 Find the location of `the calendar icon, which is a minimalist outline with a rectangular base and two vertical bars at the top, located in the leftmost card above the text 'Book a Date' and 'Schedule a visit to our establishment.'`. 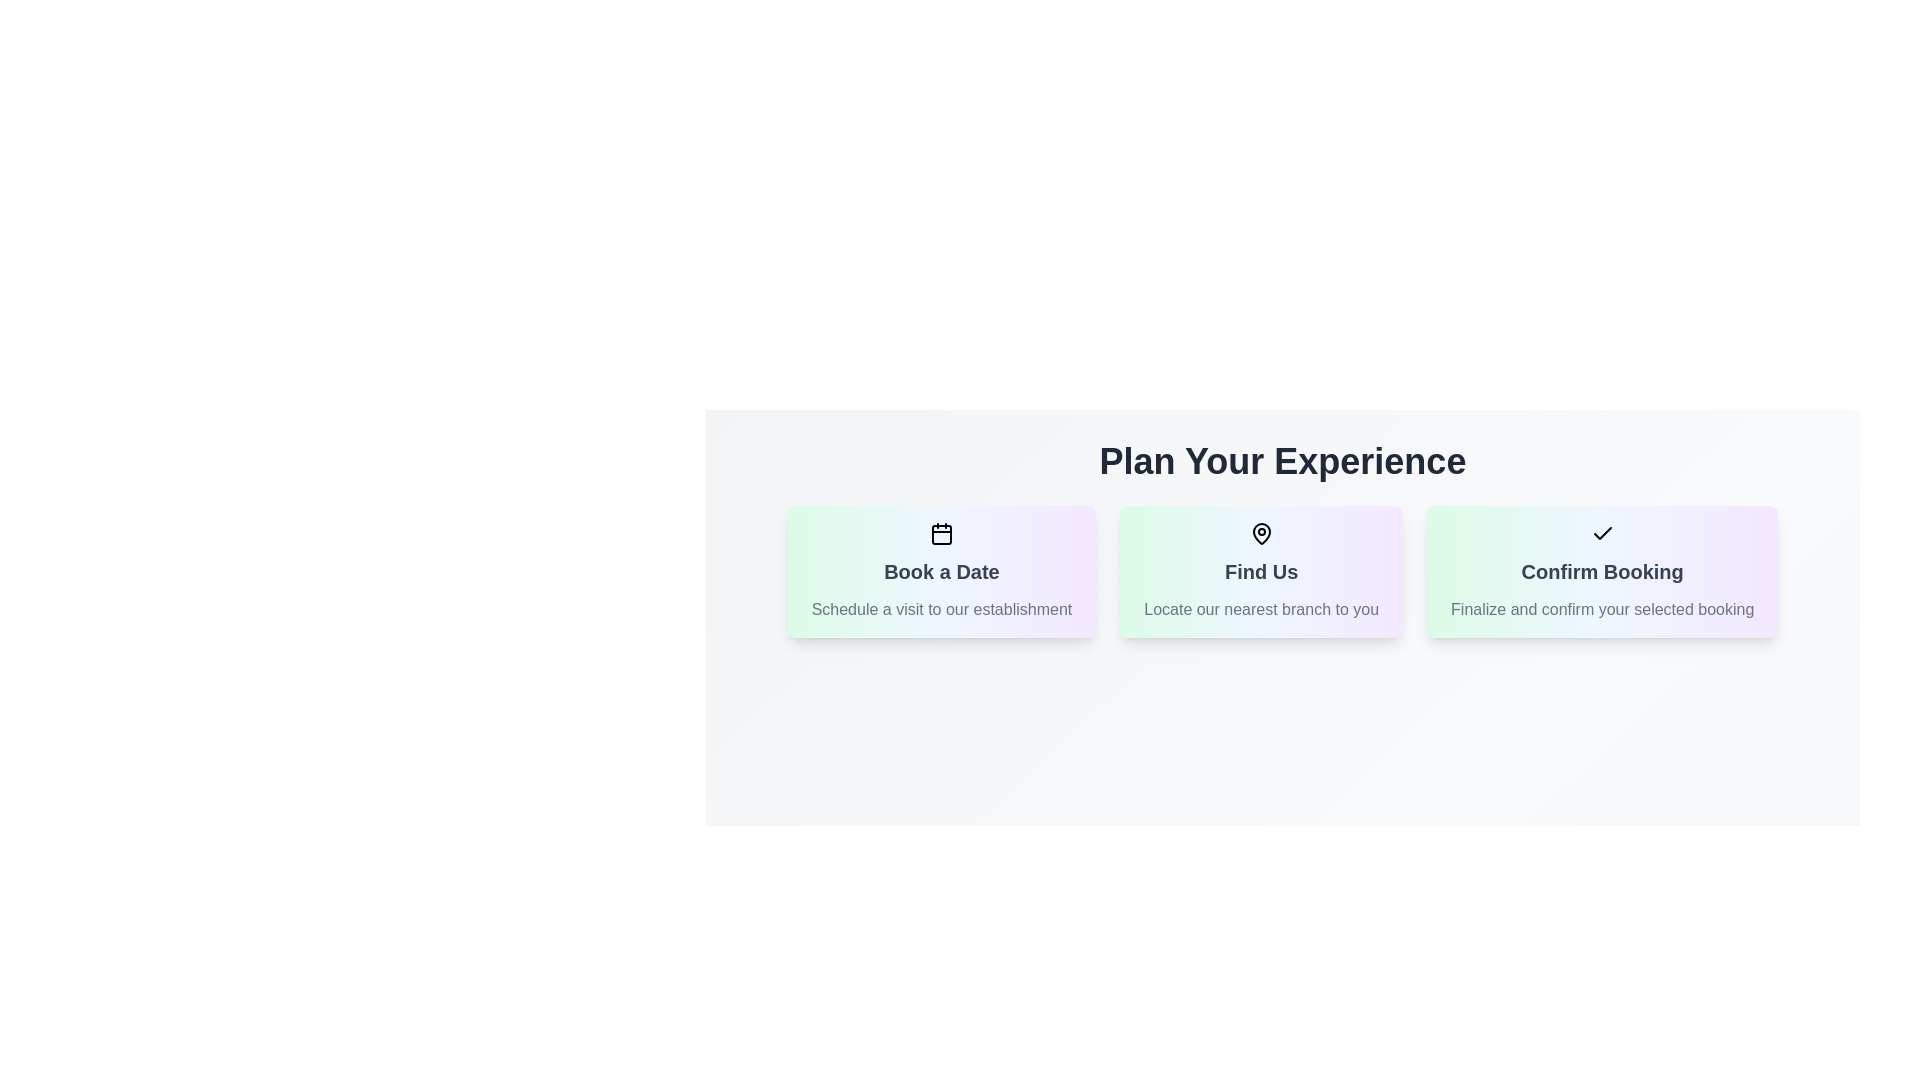

the calendar icon, which is a minimalist outline with a rectangular base and two vertical bars at the top, located in the leftmost card above the text 'Book a Date' and 'Schedule a visit to our establishment.' is located at coordinates (940, 532).